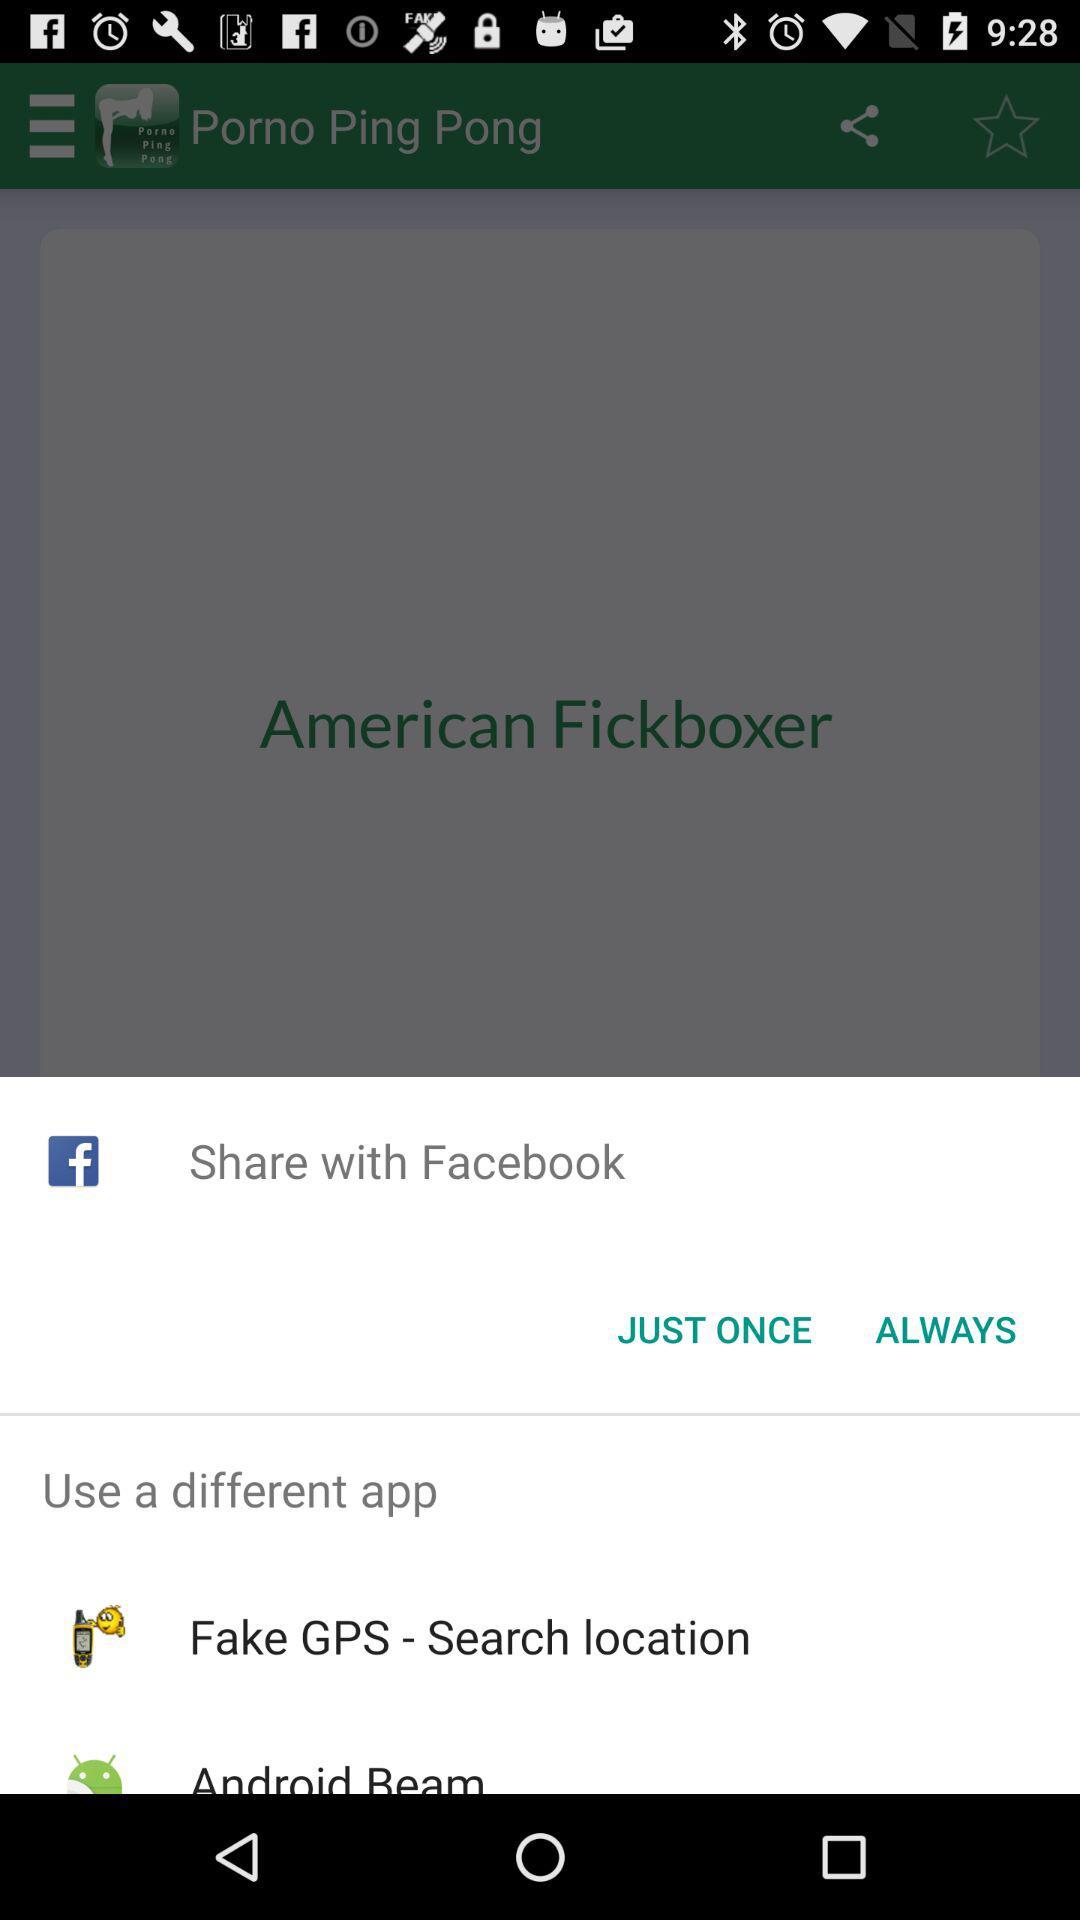 Image resolution: width=1080 pixels, height=1920 pixels. What do you see at coordinates (470, 1636) in the screenshot?
I see `item below use a different` at bounding box center [470, 1636].